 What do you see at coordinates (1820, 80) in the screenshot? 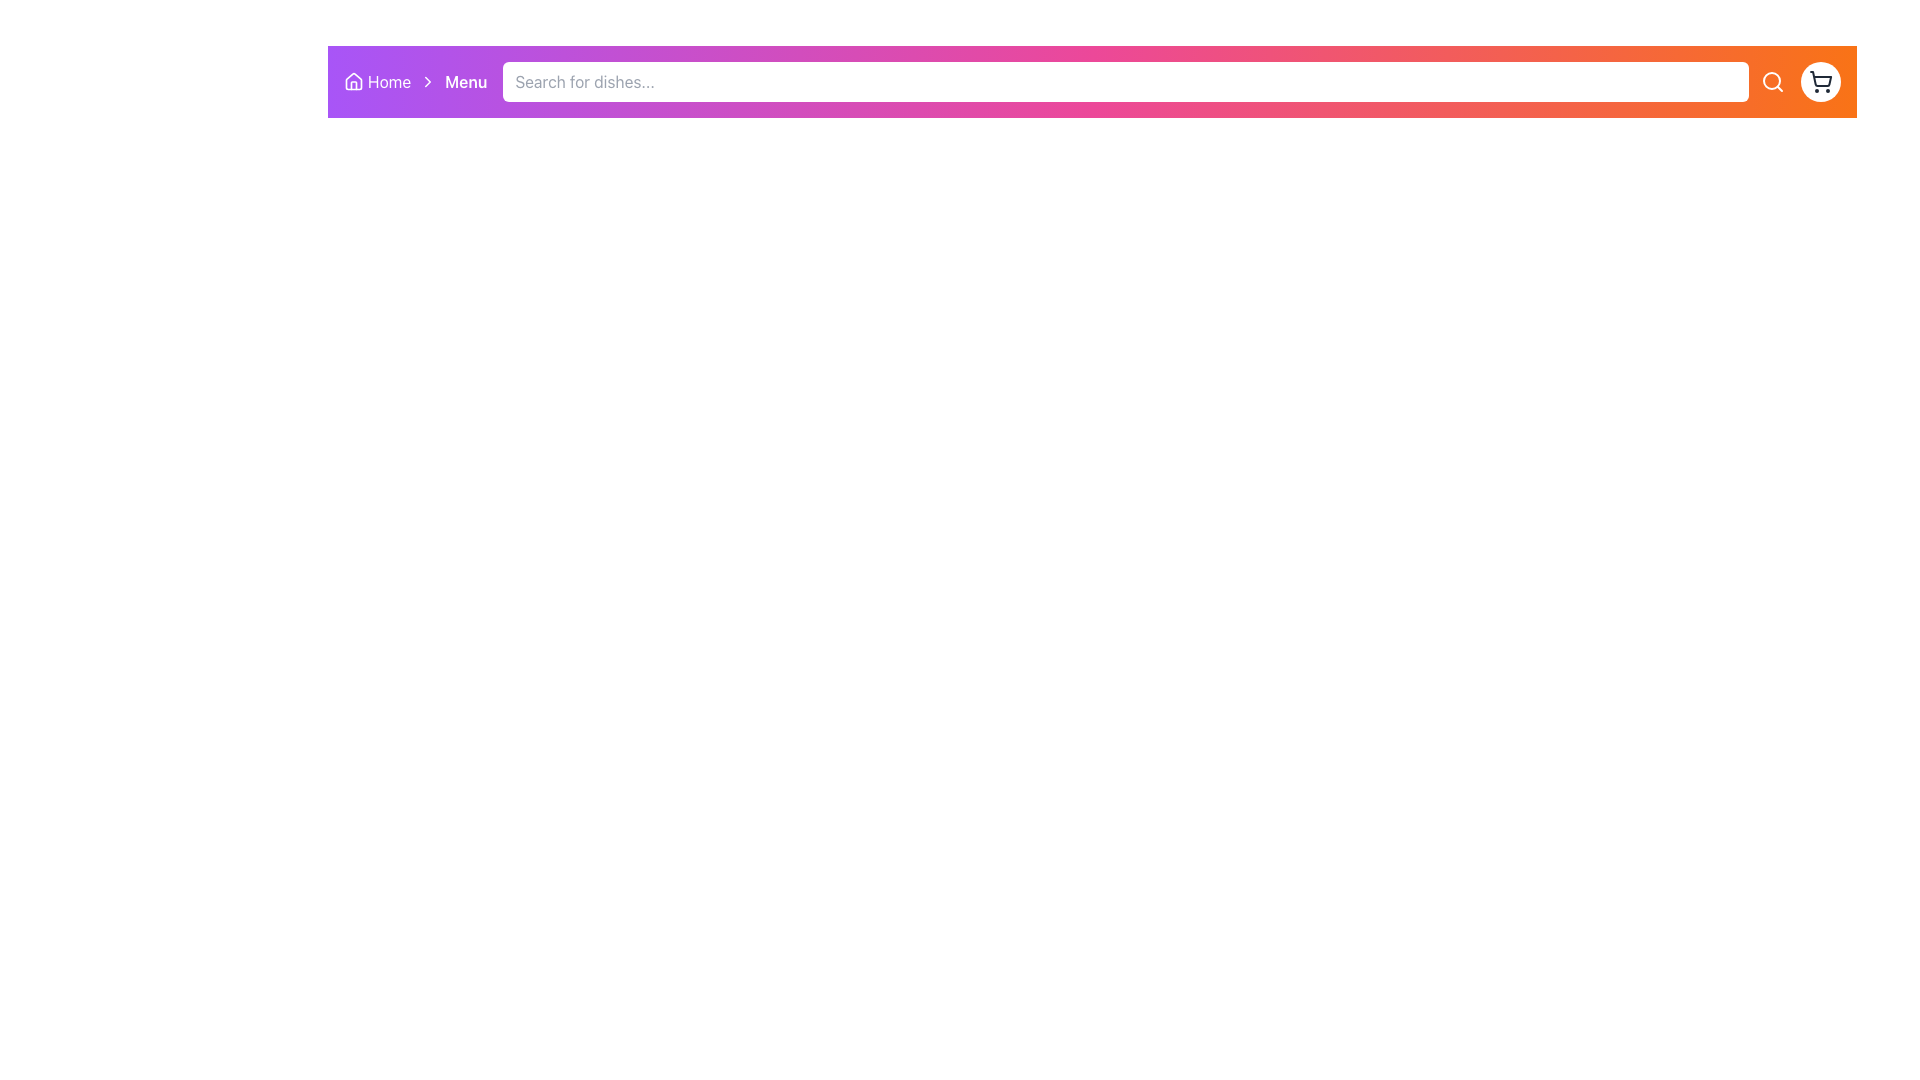
I see `the circular button with a shopping cart icon located at the top-right corner of the interface` at bounding box center [1820, 80].